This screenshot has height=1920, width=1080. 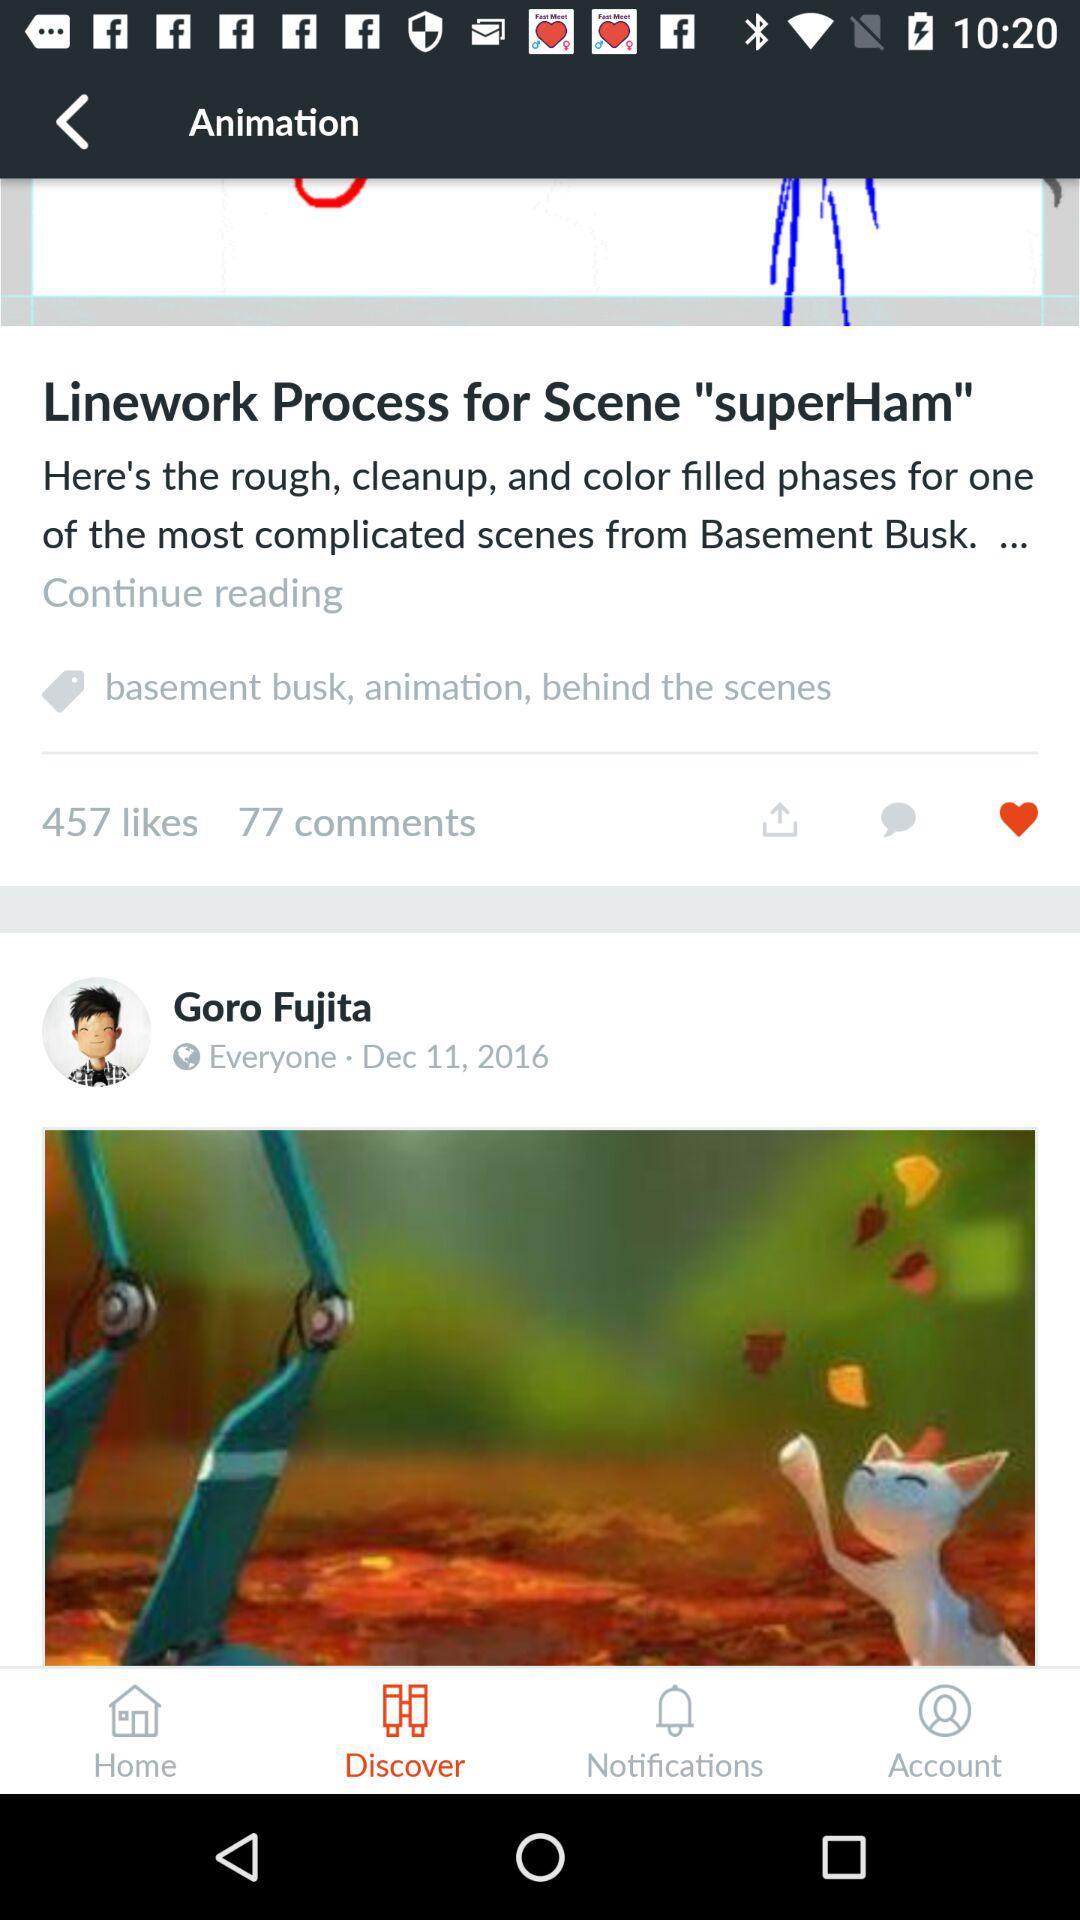 I want to click on here s the, so click(x=540, y=532).